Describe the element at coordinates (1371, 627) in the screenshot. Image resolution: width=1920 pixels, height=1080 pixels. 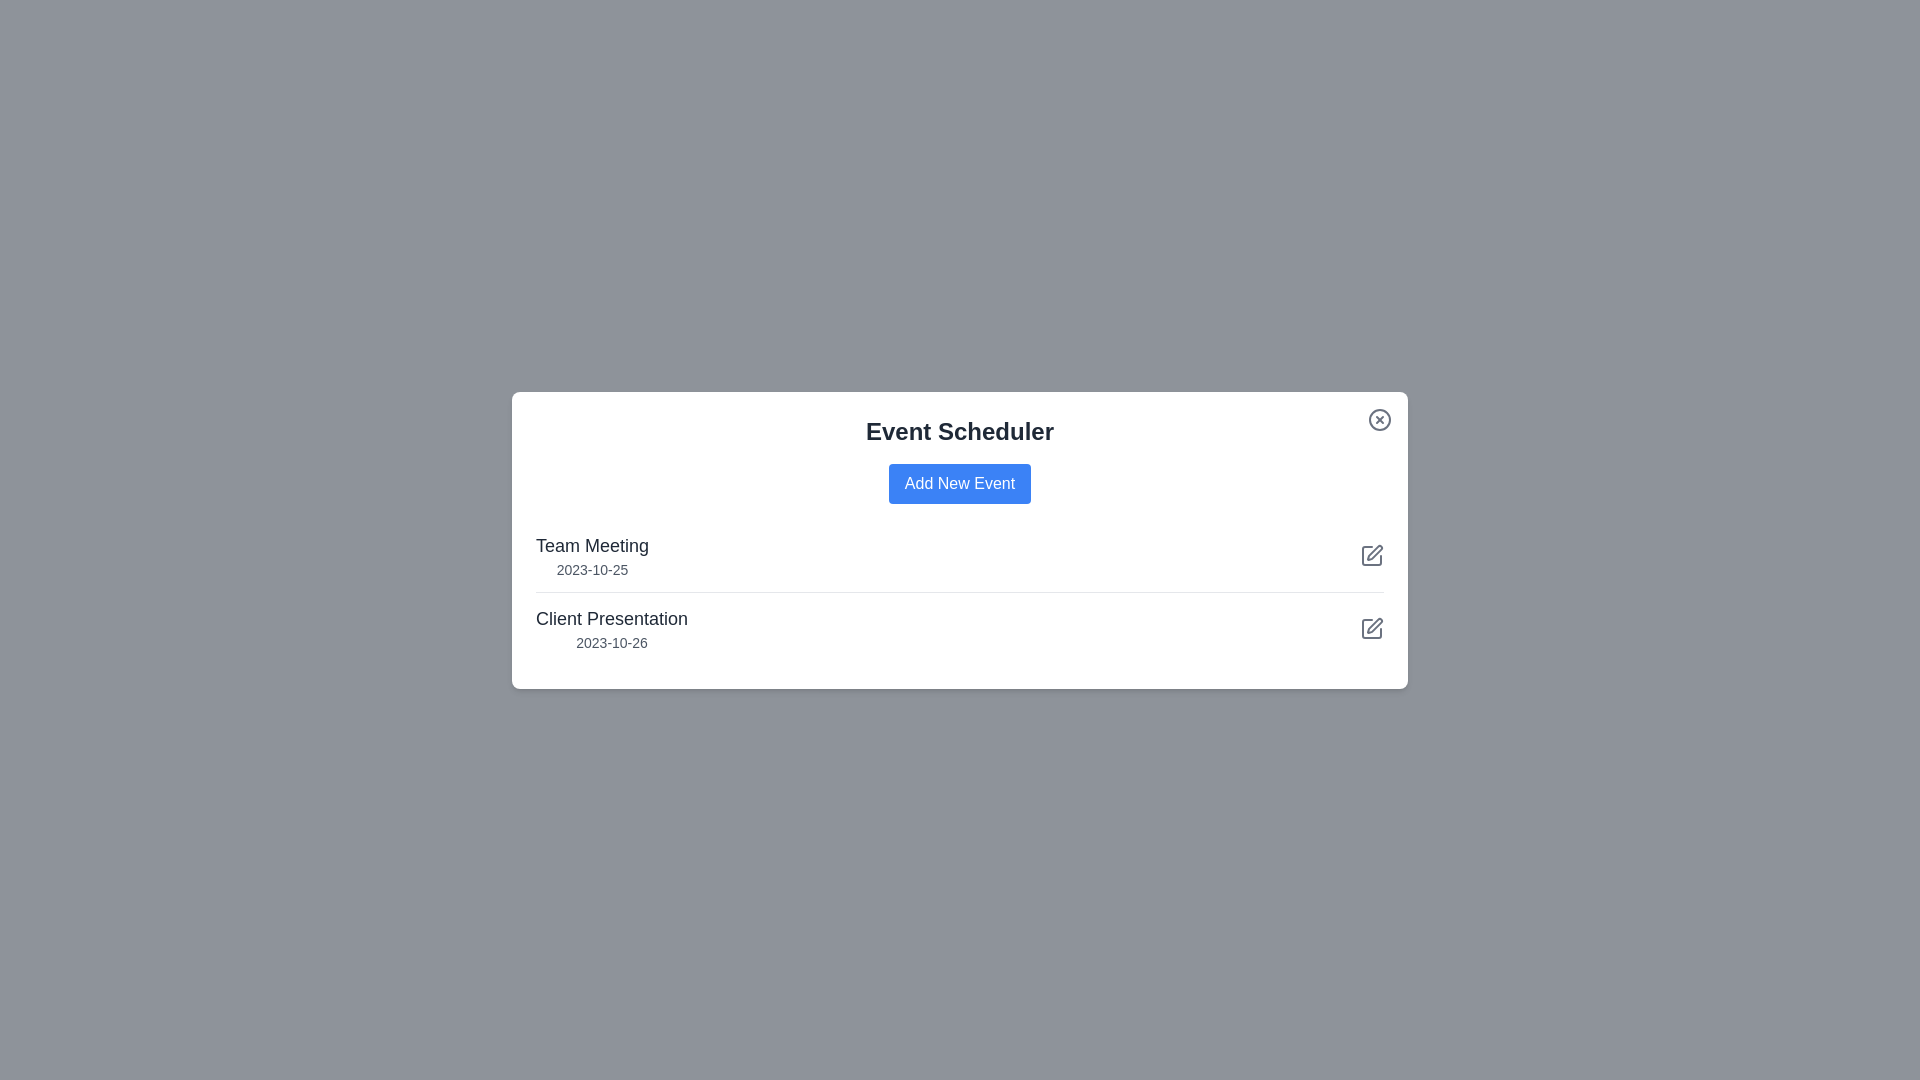
I see `the Edit Icon located to the right of the 'Client Presentation' text with the date '2023-10-26'` at that location.